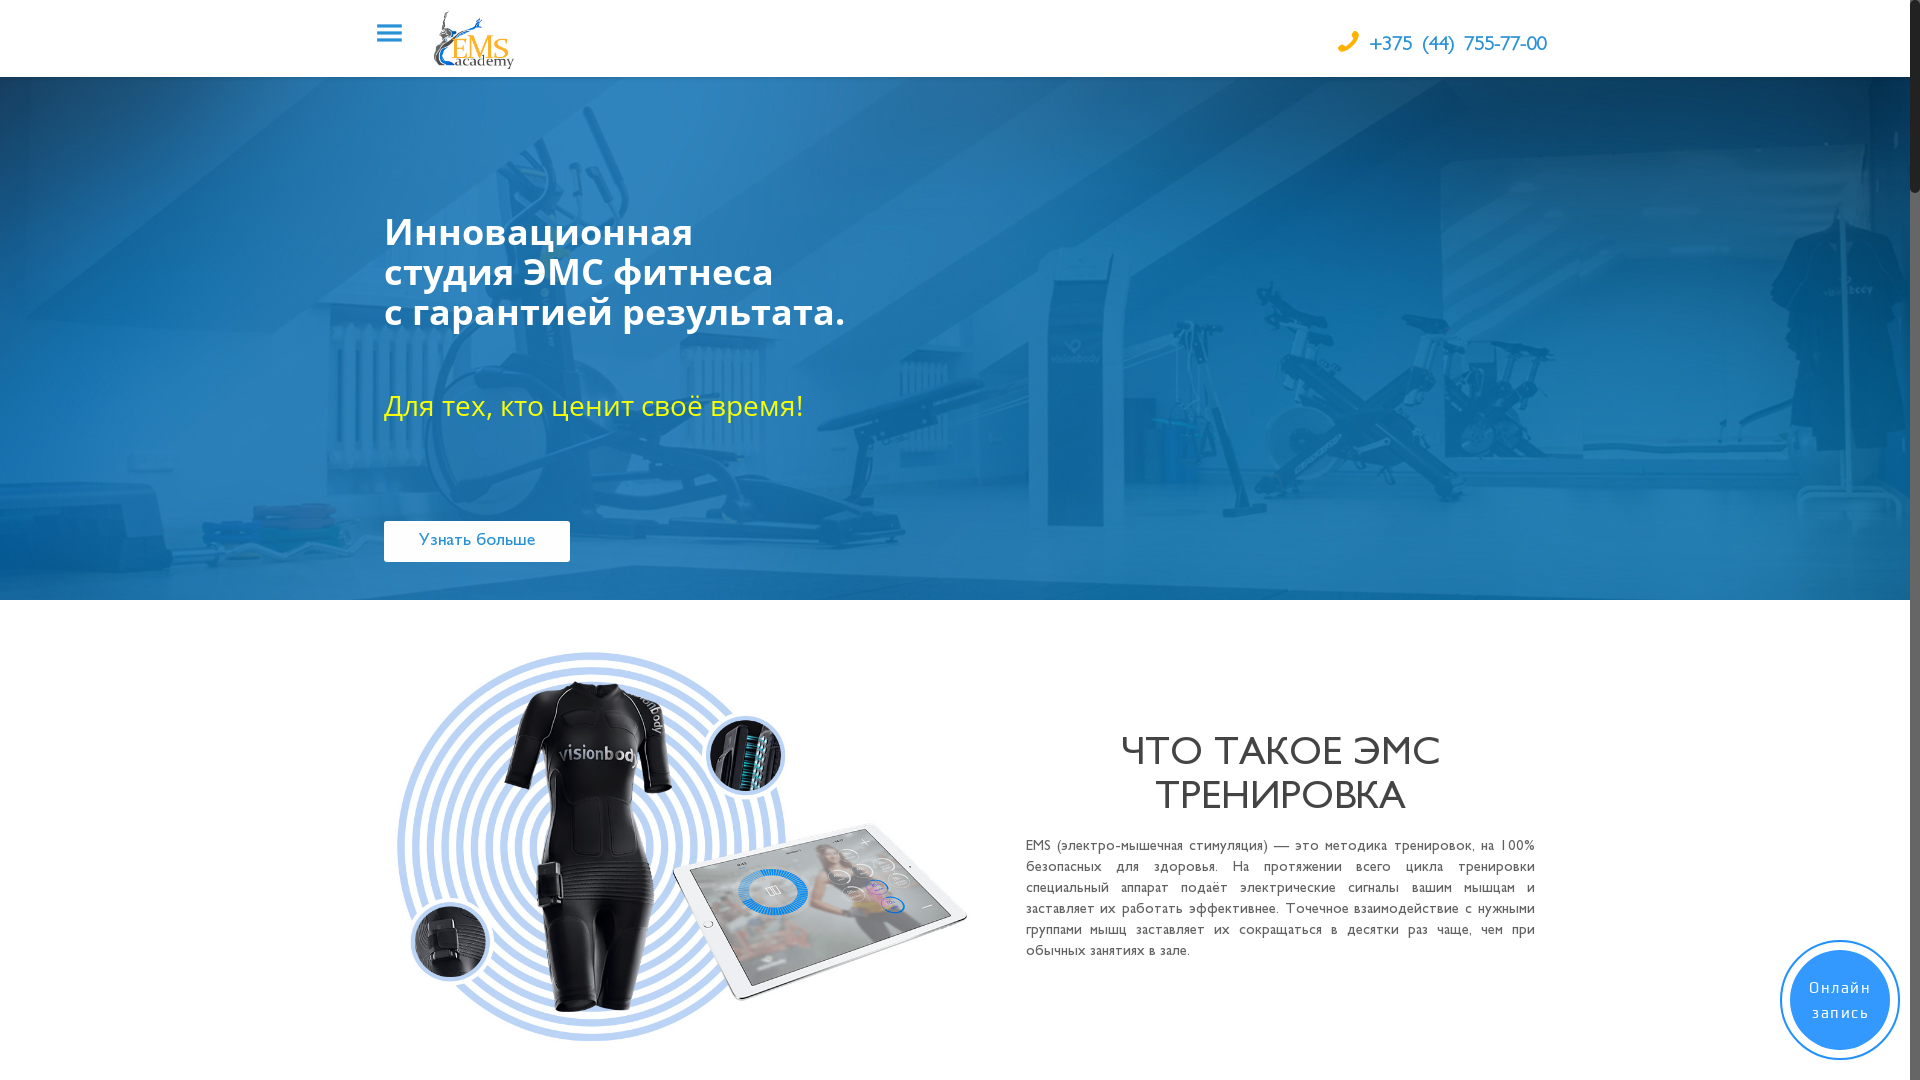  What do you see at coordinates (475, 38) in the screenshot?
I see `'EMSAcademy'` at bounding box center [475, 38].